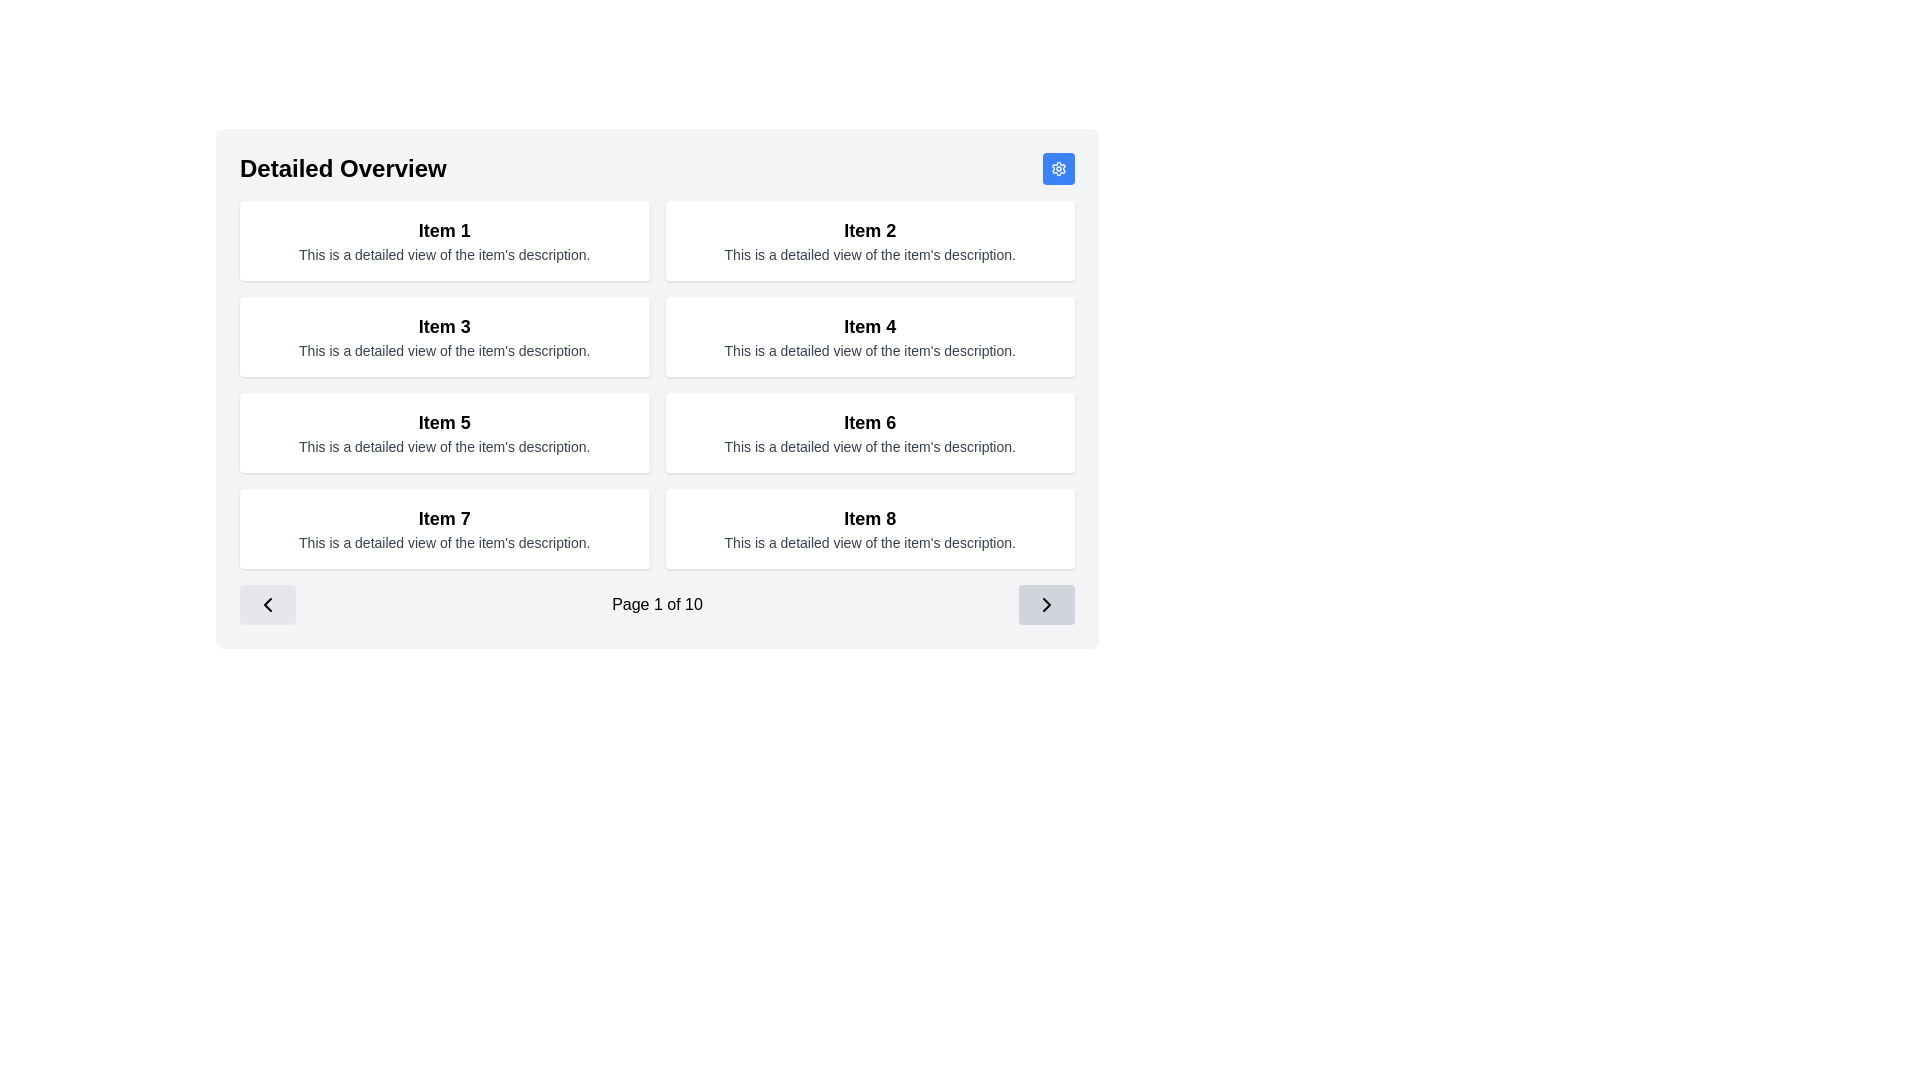 The width and height of the screenshot is (1920, 1080). Describe the element at coordinates (443, 326) in the screenshot. I see `the text component labeled 'Item 3', which is styled in bold and large font, located in the second column and second row of a grid layout` at that location.